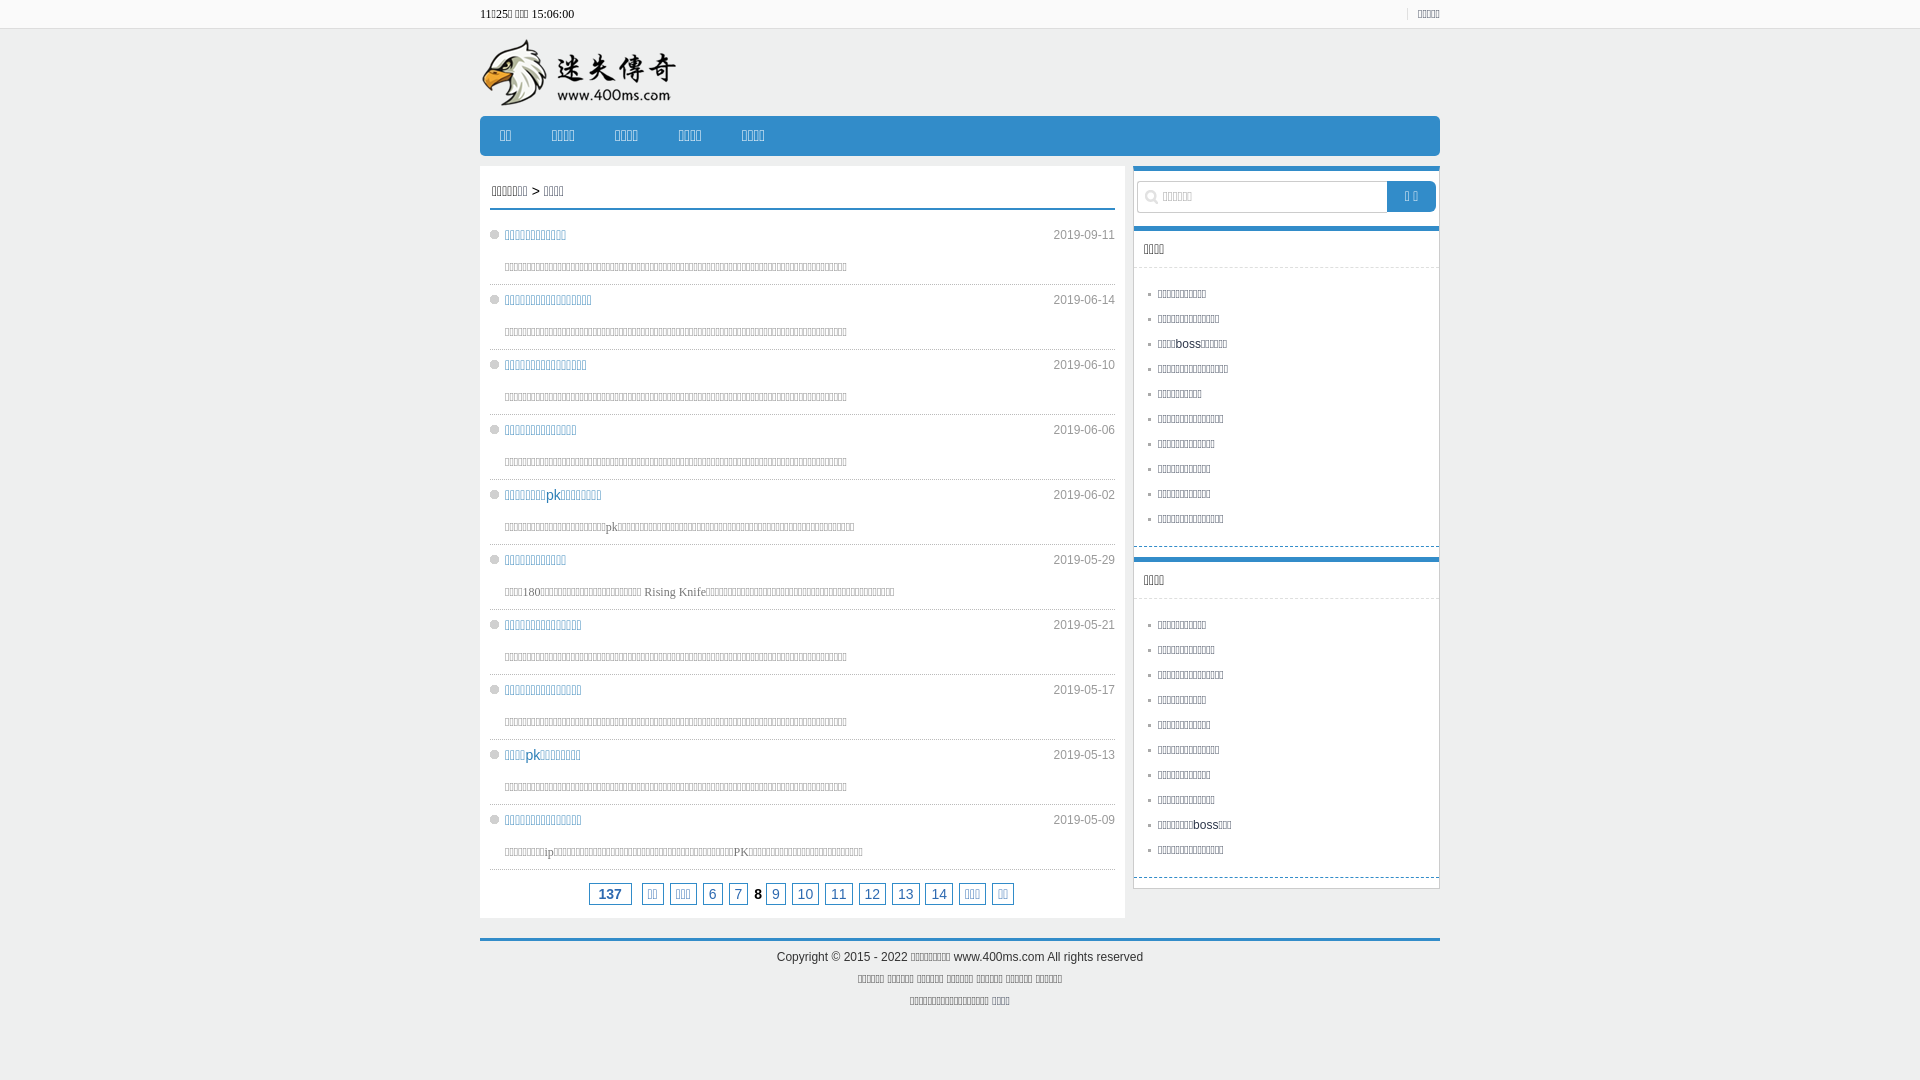 The width and height of the screenshot is (1920, 1080). What do you see at coordinates (873, 893) in the screenshot?
I see `'12'` at bounding box center [873, 893].